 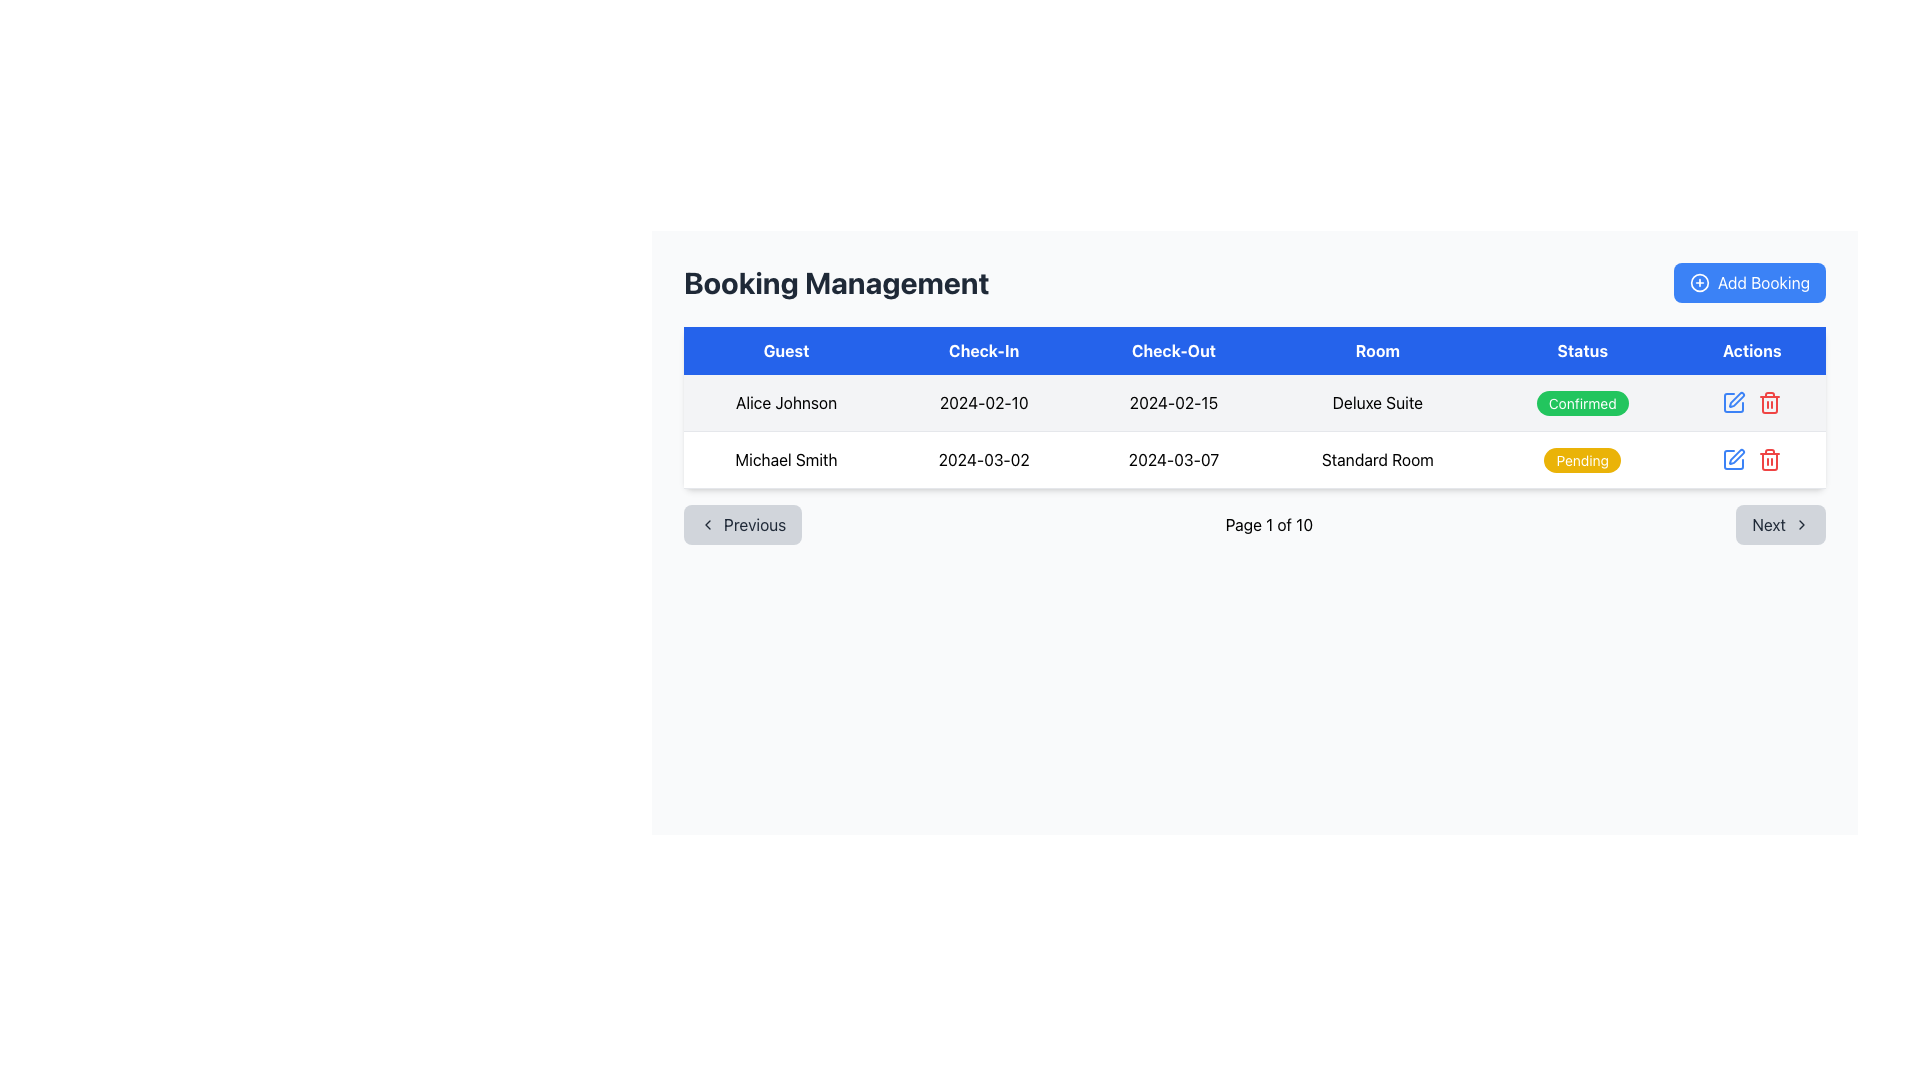 I want to click on the text label displaying the date '2024-03-02' in the 'Check-In' column of the Booking Management interface, so click(x=984, y=459).